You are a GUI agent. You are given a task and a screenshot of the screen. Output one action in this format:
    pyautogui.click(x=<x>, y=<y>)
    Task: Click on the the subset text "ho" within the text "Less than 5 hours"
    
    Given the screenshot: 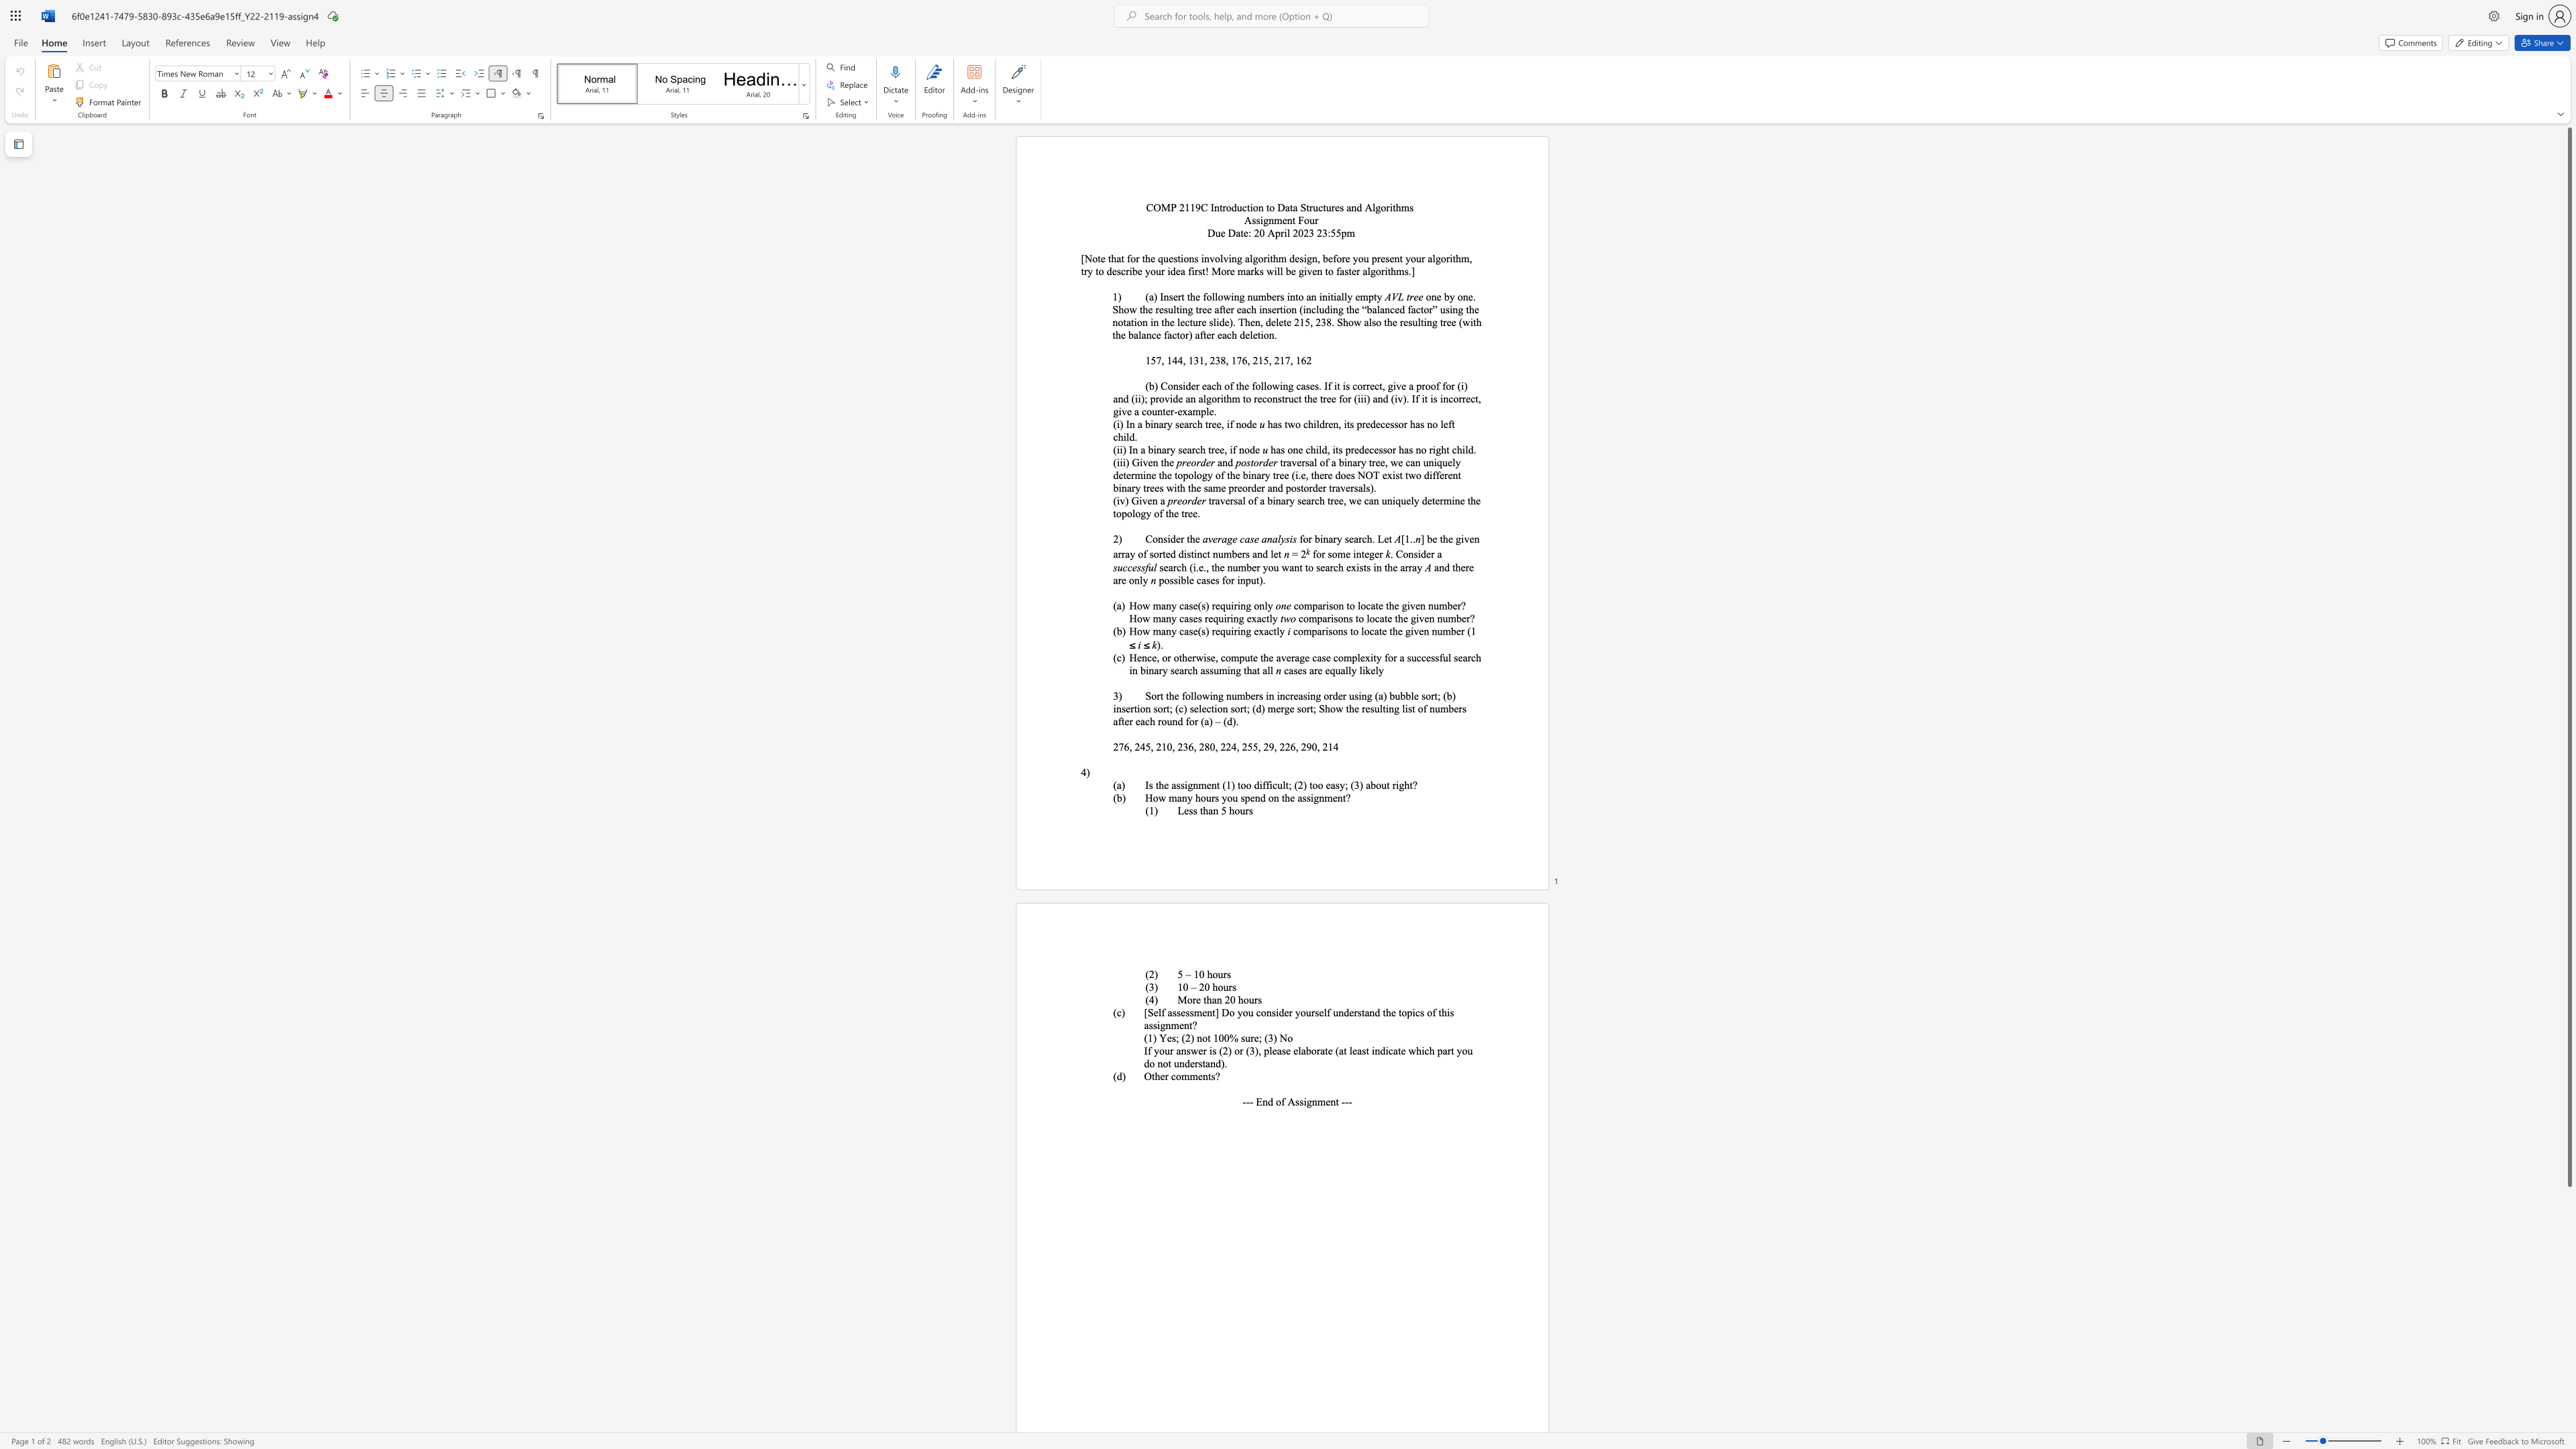 What is the action you would take?
    pyautogui.click(x=1228, y=810)
    